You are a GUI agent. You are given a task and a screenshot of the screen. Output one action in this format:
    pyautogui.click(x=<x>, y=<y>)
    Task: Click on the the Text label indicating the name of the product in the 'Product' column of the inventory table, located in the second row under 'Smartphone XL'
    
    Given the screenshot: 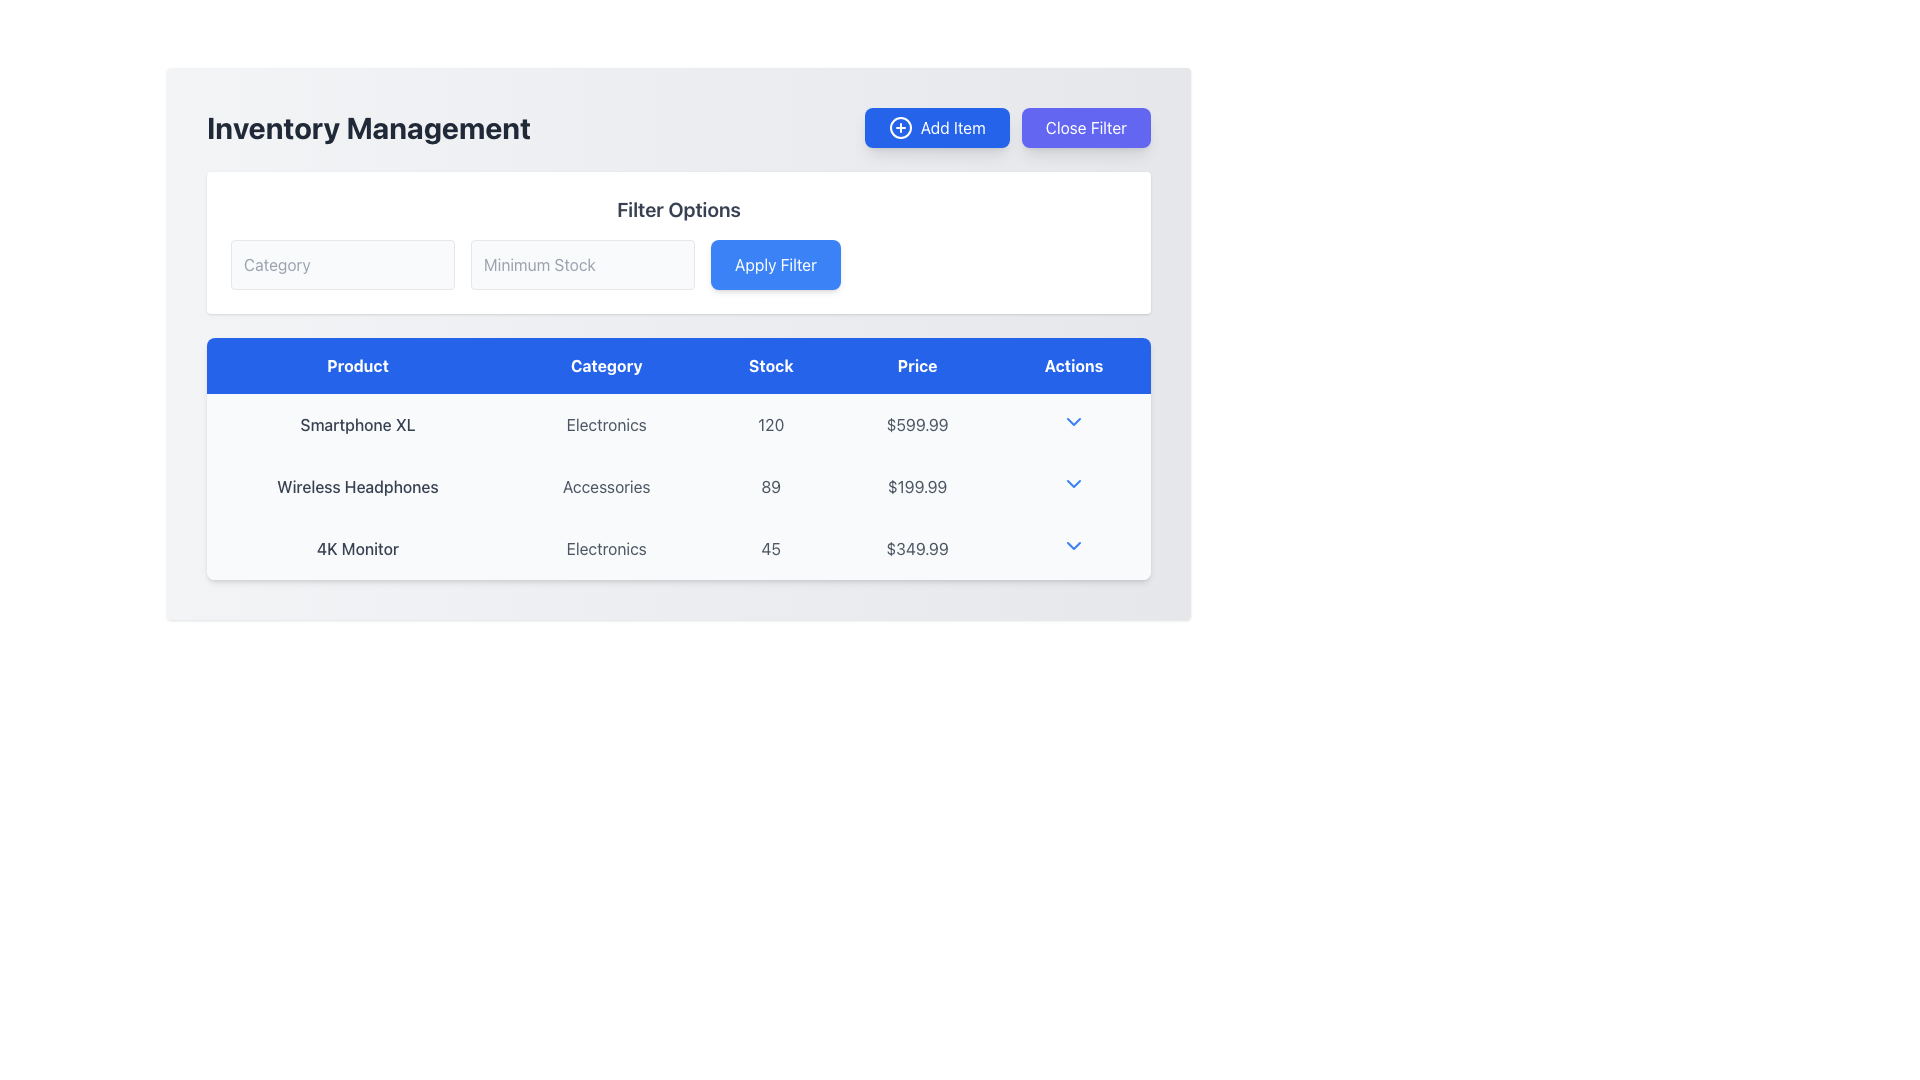 What is the action you would take?
    pyautogui.click(x=358, y=486)
    